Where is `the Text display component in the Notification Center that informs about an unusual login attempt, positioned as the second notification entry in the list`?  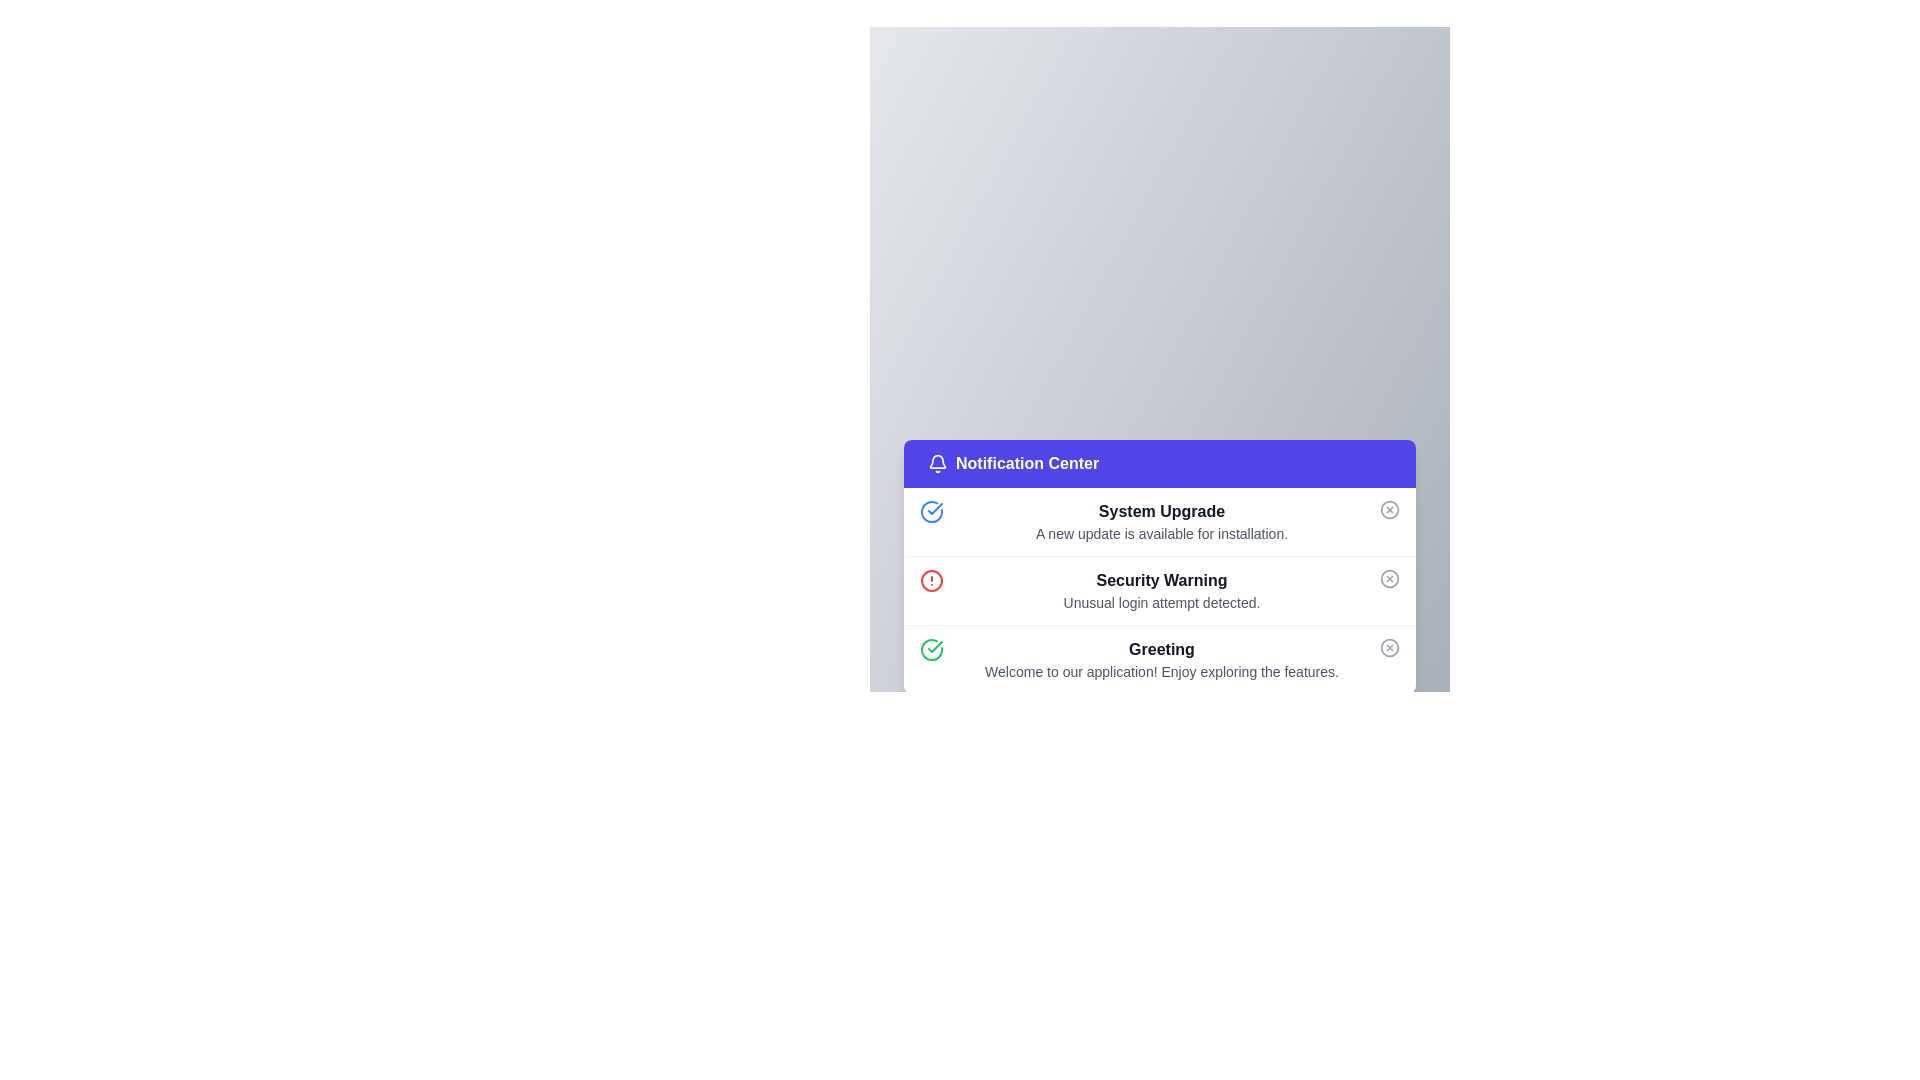 the Text display component in the Notification Center that informs about an unusual login attempt, positioned as the second notification entry in the list is located at coordinates (1161, 589).